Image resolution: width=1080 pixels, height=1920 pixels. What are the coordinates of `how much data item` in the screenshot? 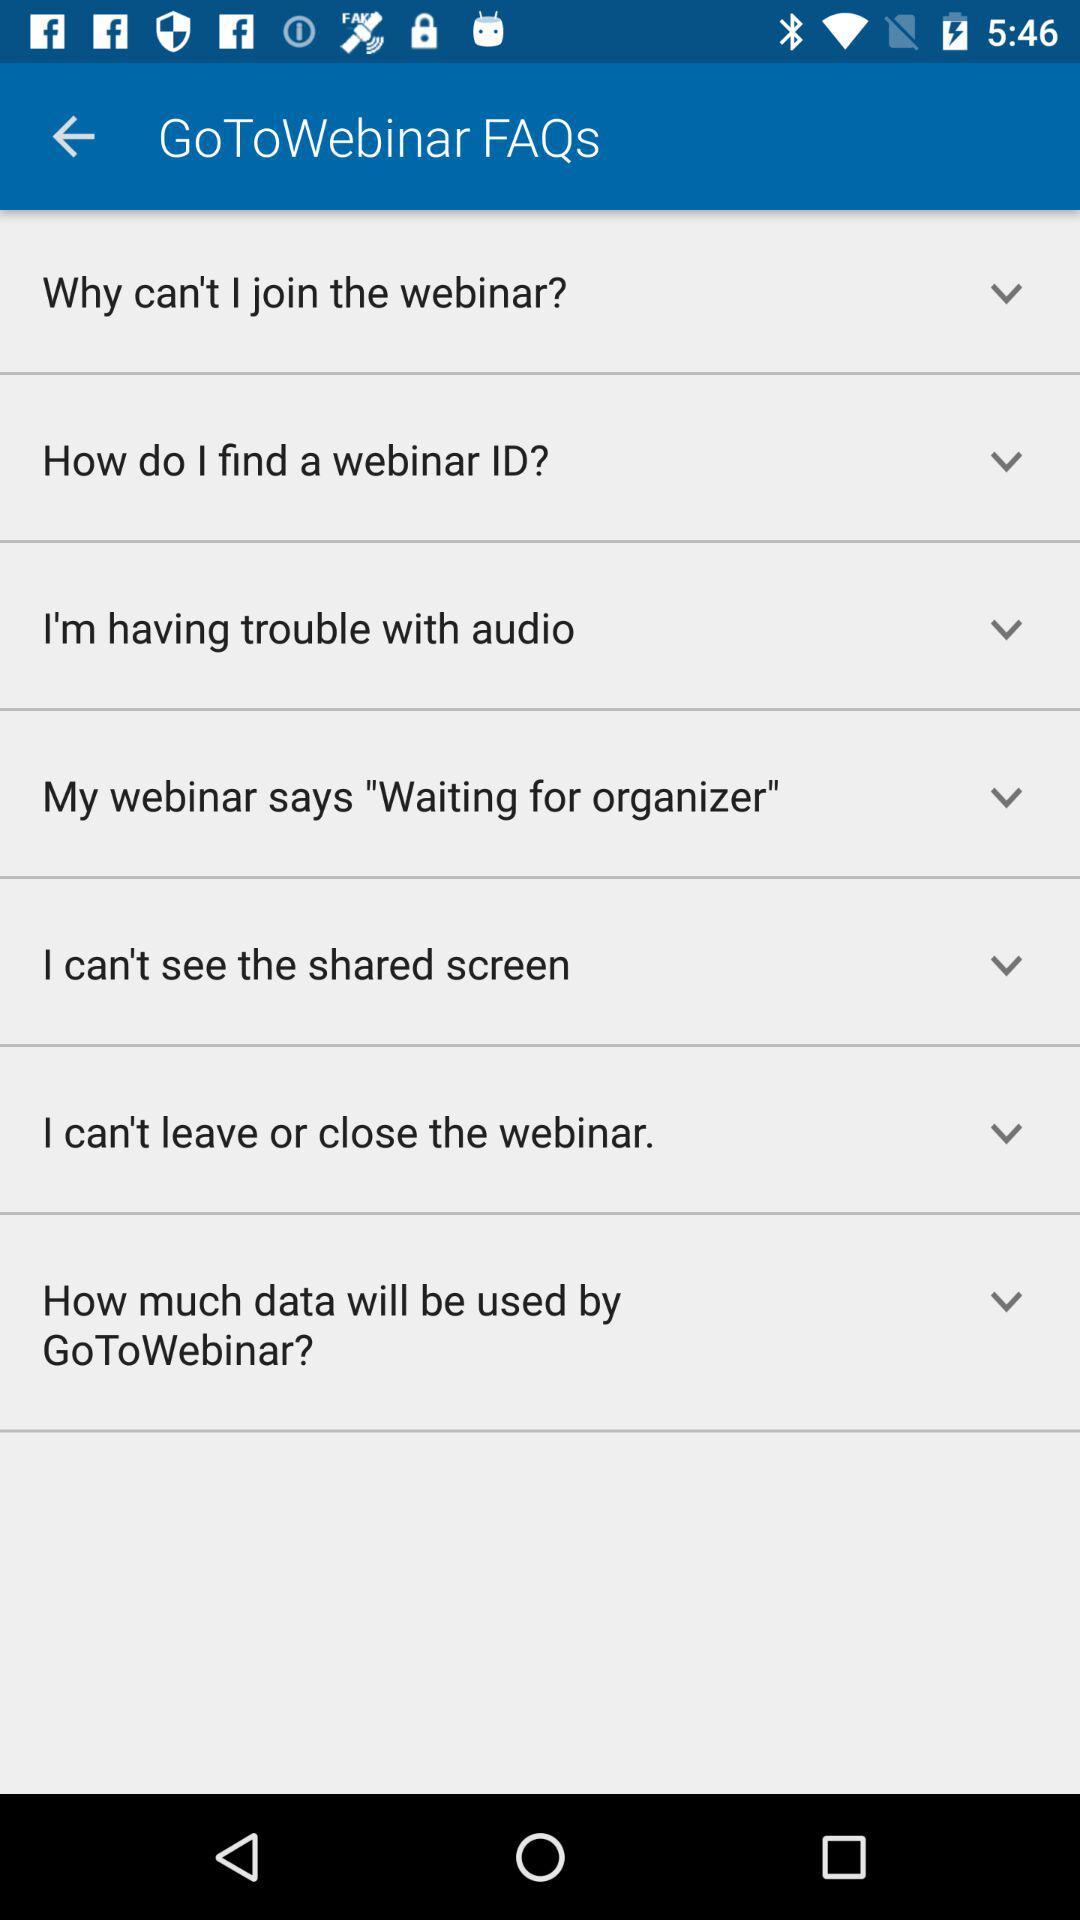 It's located at (466, 1323).